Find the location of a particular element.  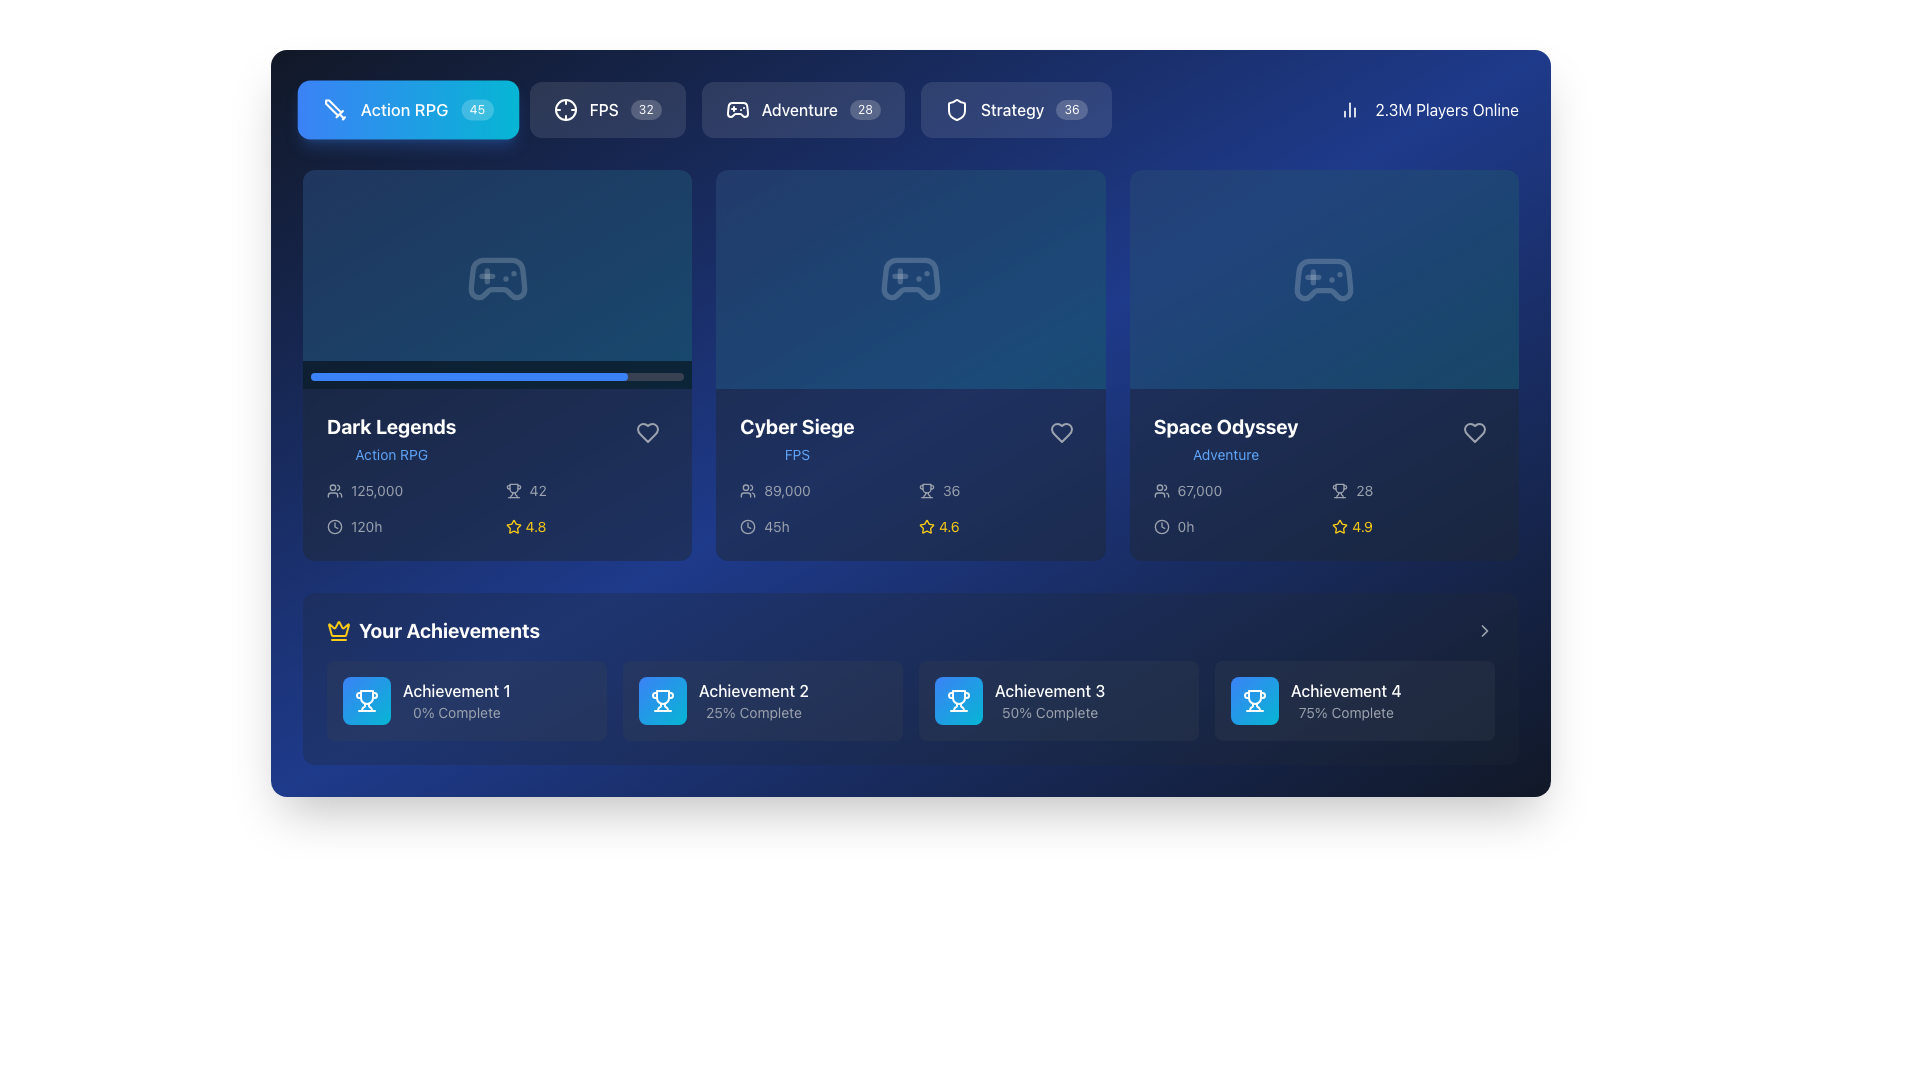

the text element 'Achievement 2' styled in white font within the 'Your Achievements' section, located above the '25% Complete' text is located at coordinates (752, 689).